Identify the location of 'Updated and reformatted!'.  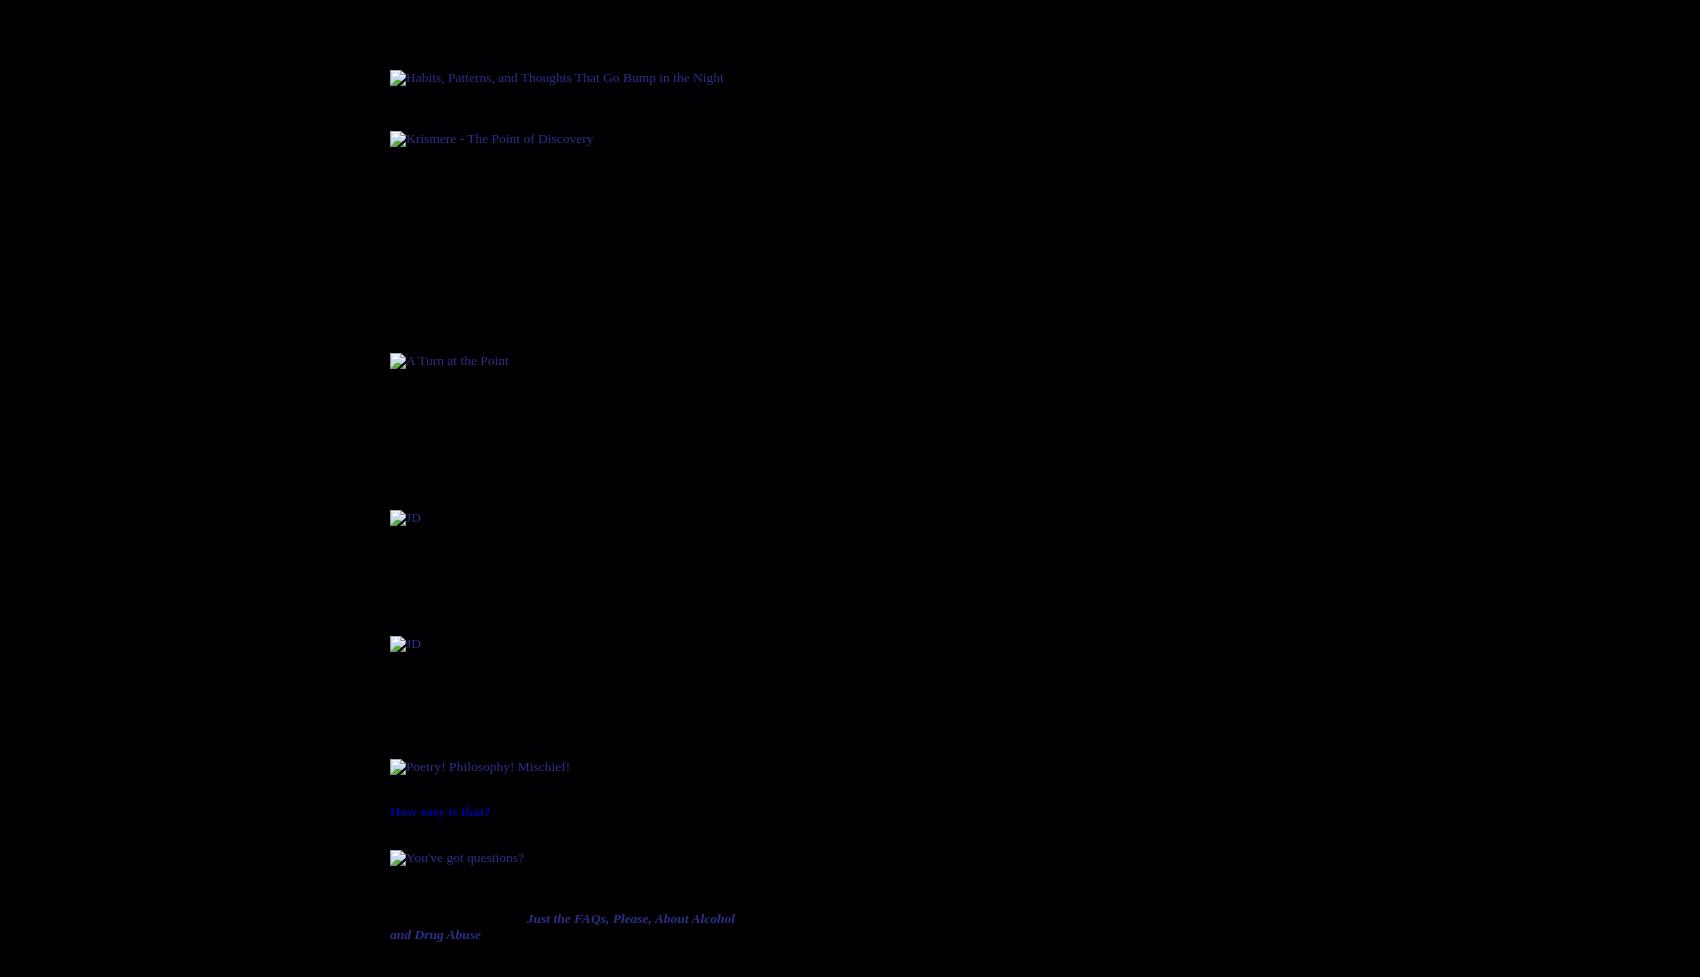
(459, 92).